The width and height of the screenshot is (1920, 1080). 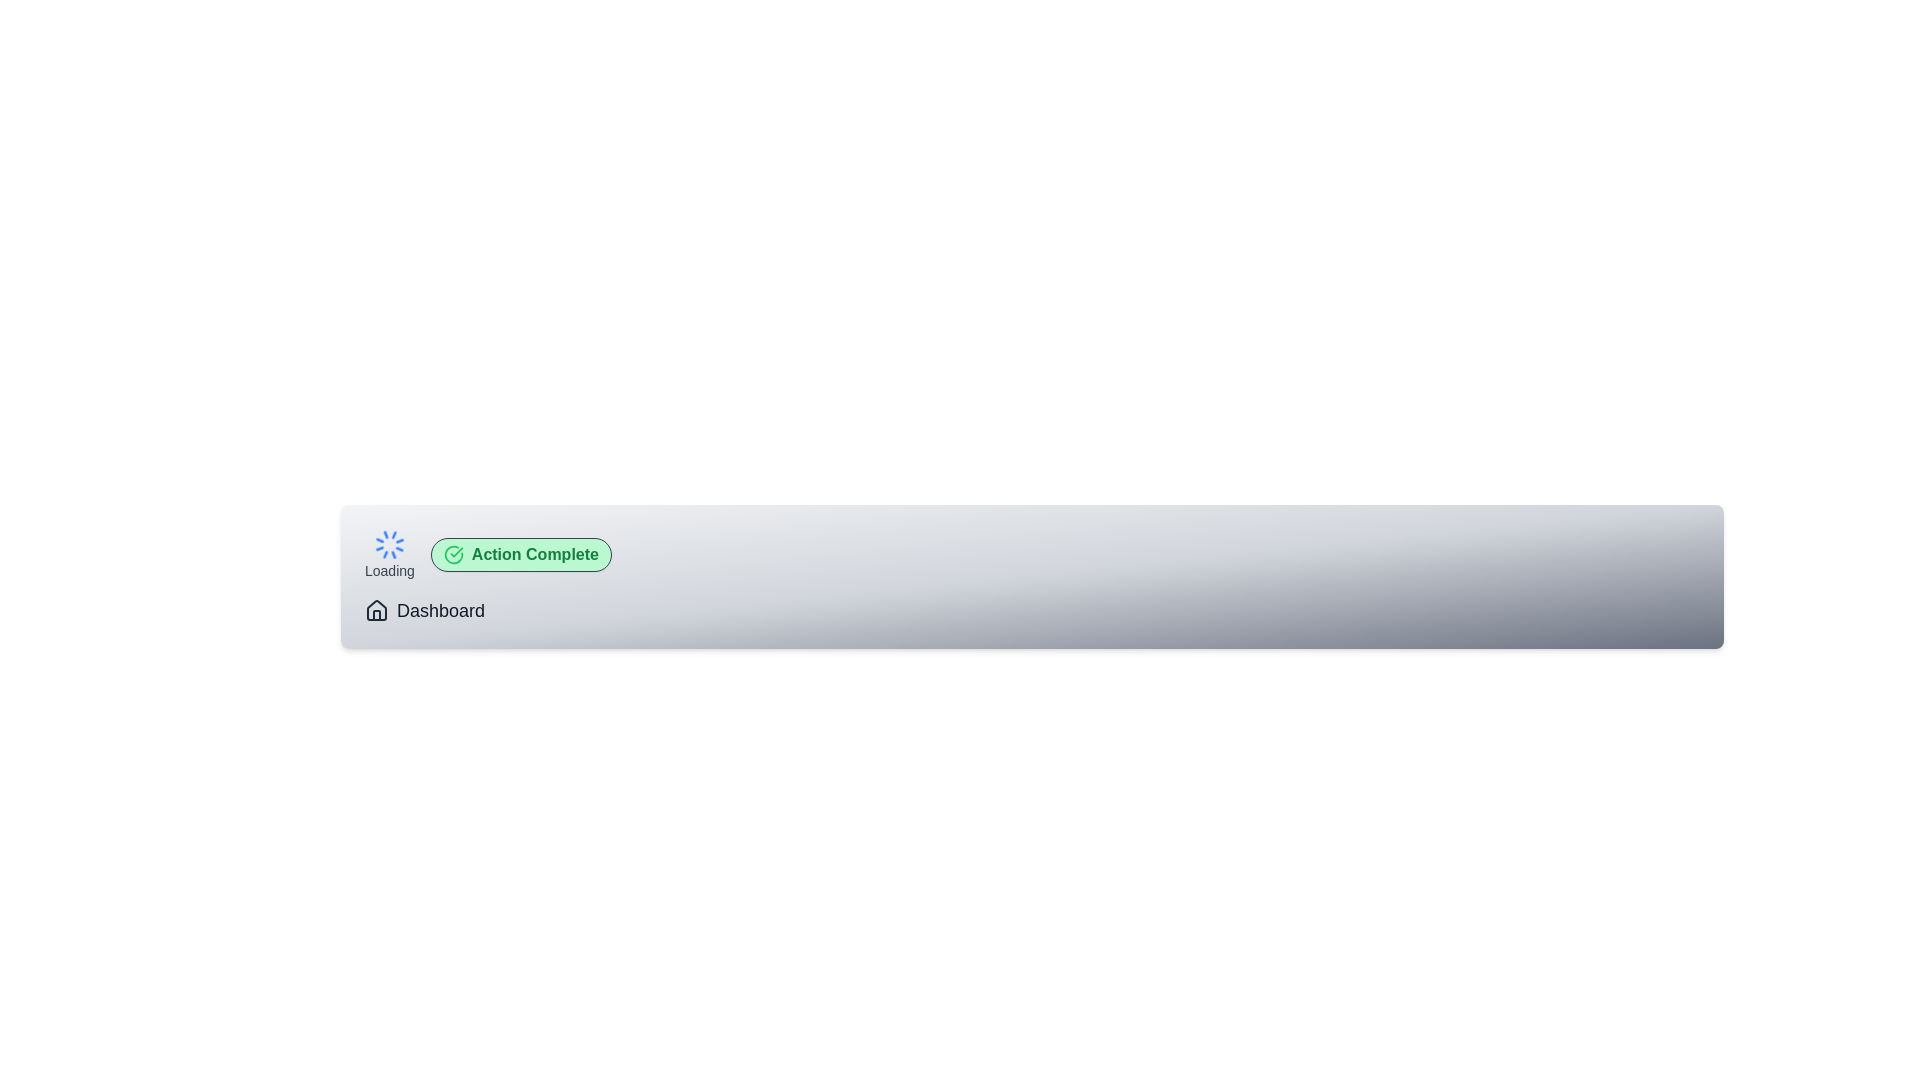 I want to click on the house icon representing the 'Dashboard' feature, located towards the lower left of the interface, by clicking on it, so click(x=377, y=614).